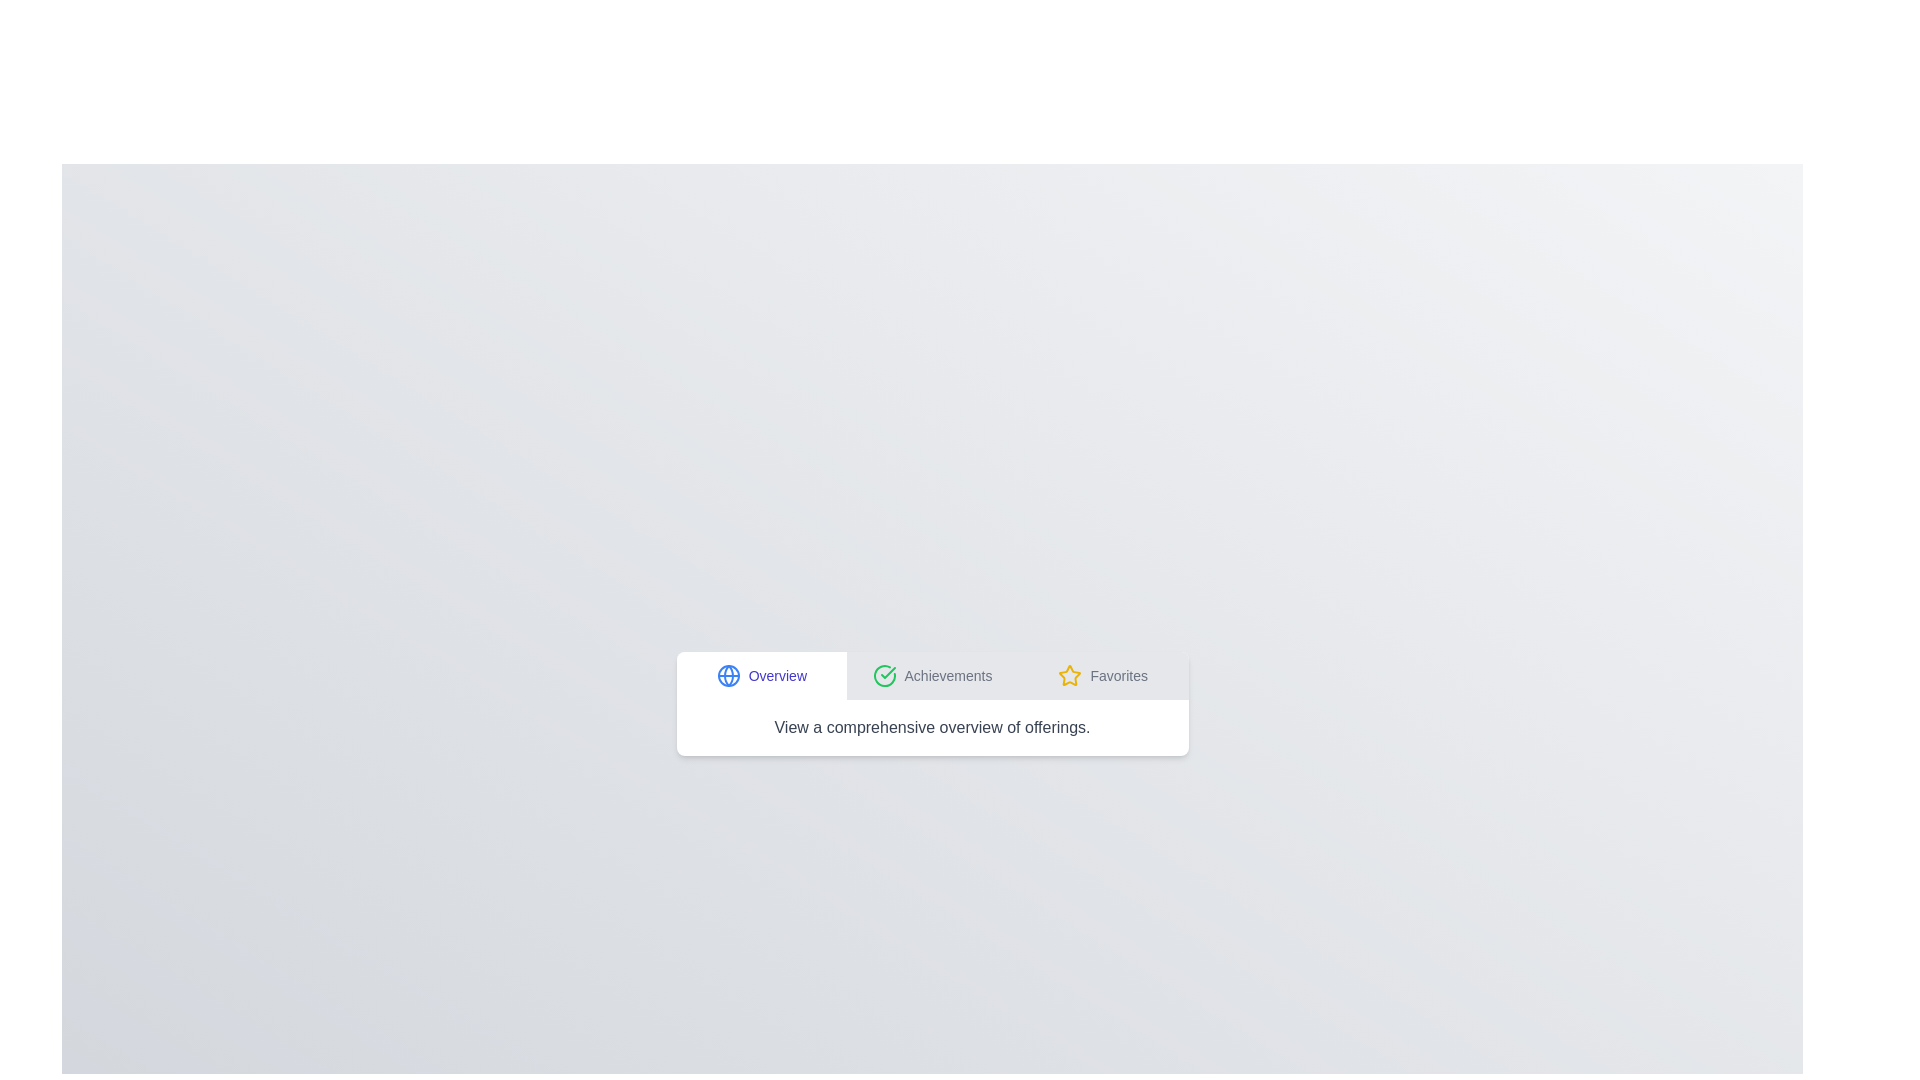 The image size is (1920, 1080). I want to click on the tab labeled Overview to switch to that tab, so click(760, 675).